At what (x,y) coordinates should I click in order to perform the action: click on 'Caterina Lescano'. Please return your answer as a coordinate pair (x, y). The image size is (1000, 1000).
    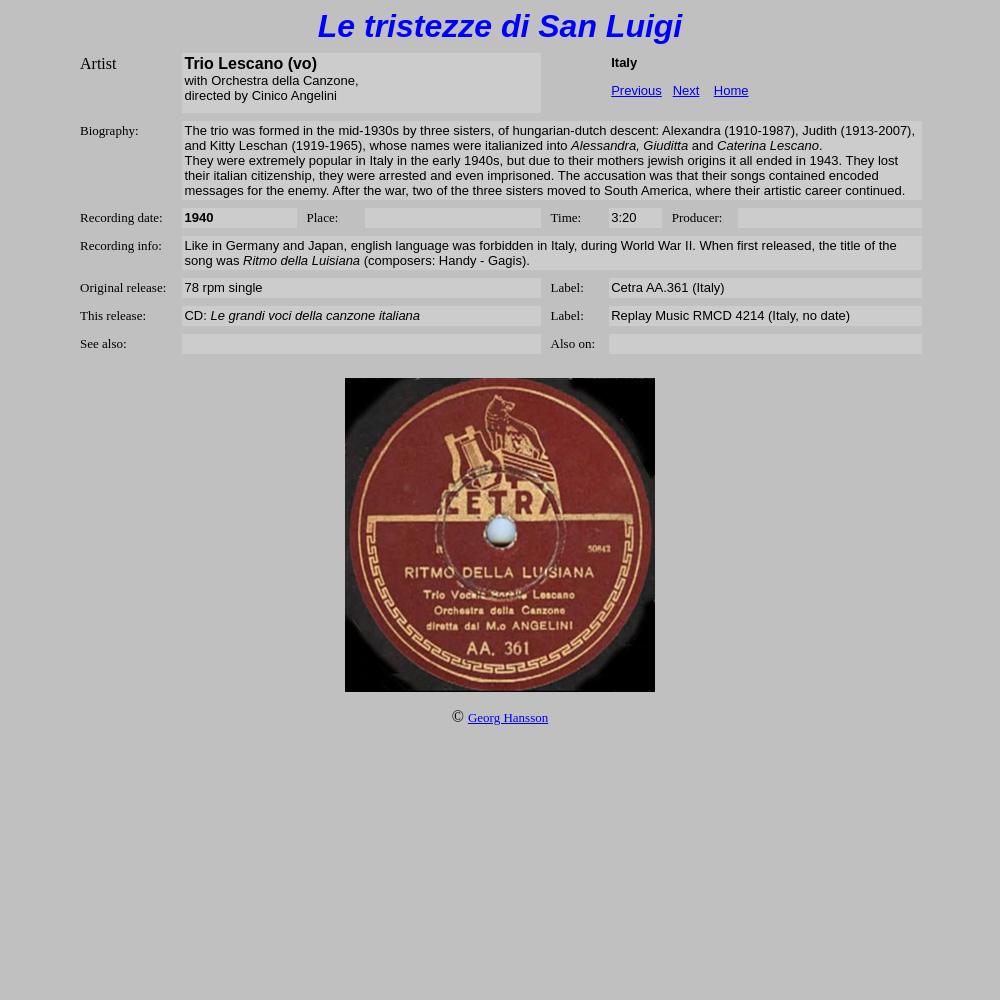
    Looking at the image, I should click on (768, 145).